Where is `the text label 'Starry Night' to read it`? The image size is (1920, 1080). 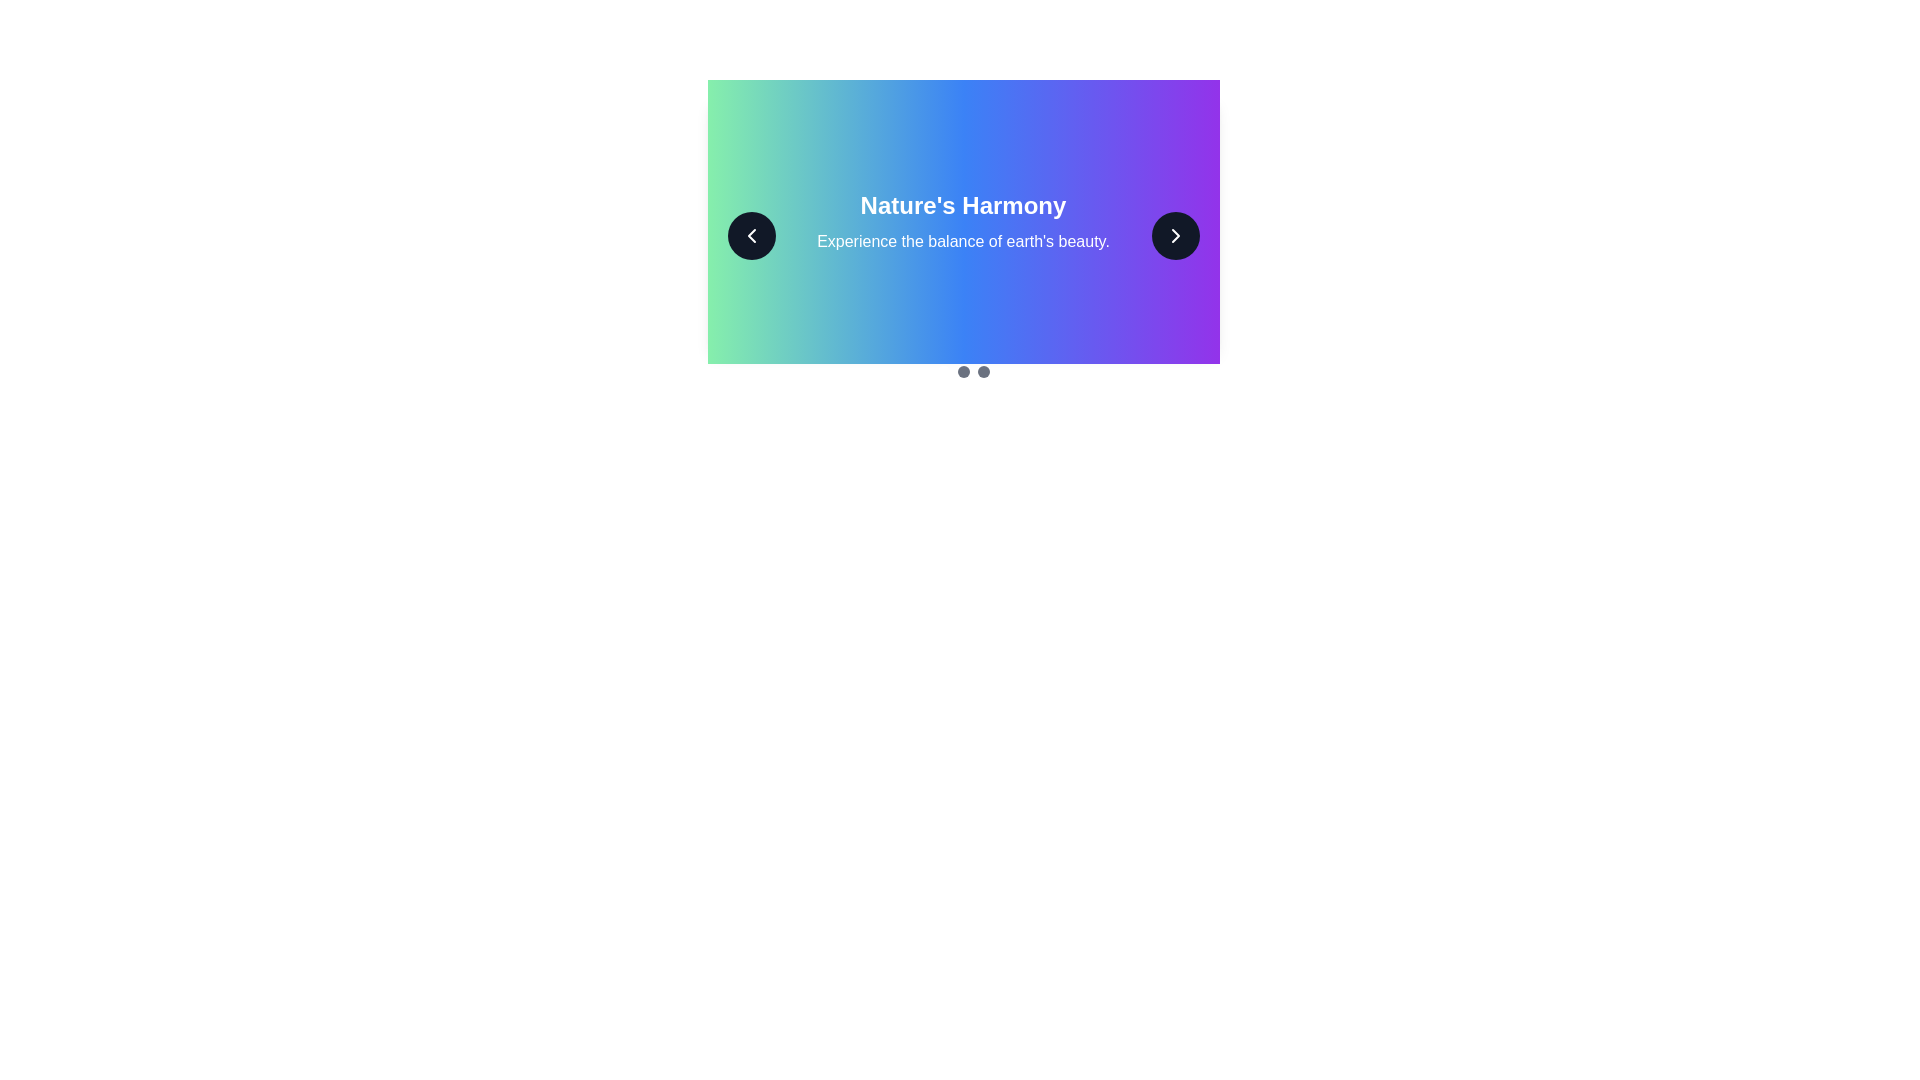
the text label 'Starry Night' to read it is located at coordinates (963, 205).